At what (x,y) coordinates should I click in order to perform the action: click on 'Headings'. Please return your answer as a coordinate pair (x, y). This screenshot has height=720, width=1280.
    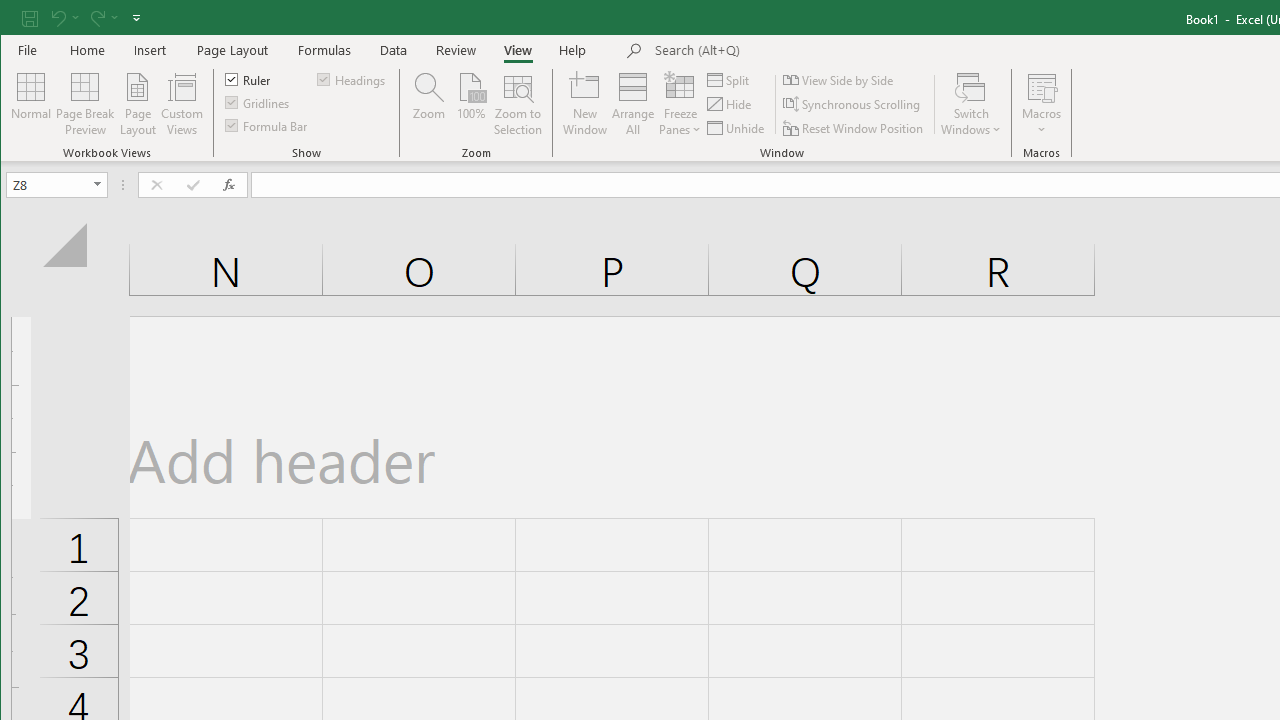
    Looking at the image, I should click on (352, 78).